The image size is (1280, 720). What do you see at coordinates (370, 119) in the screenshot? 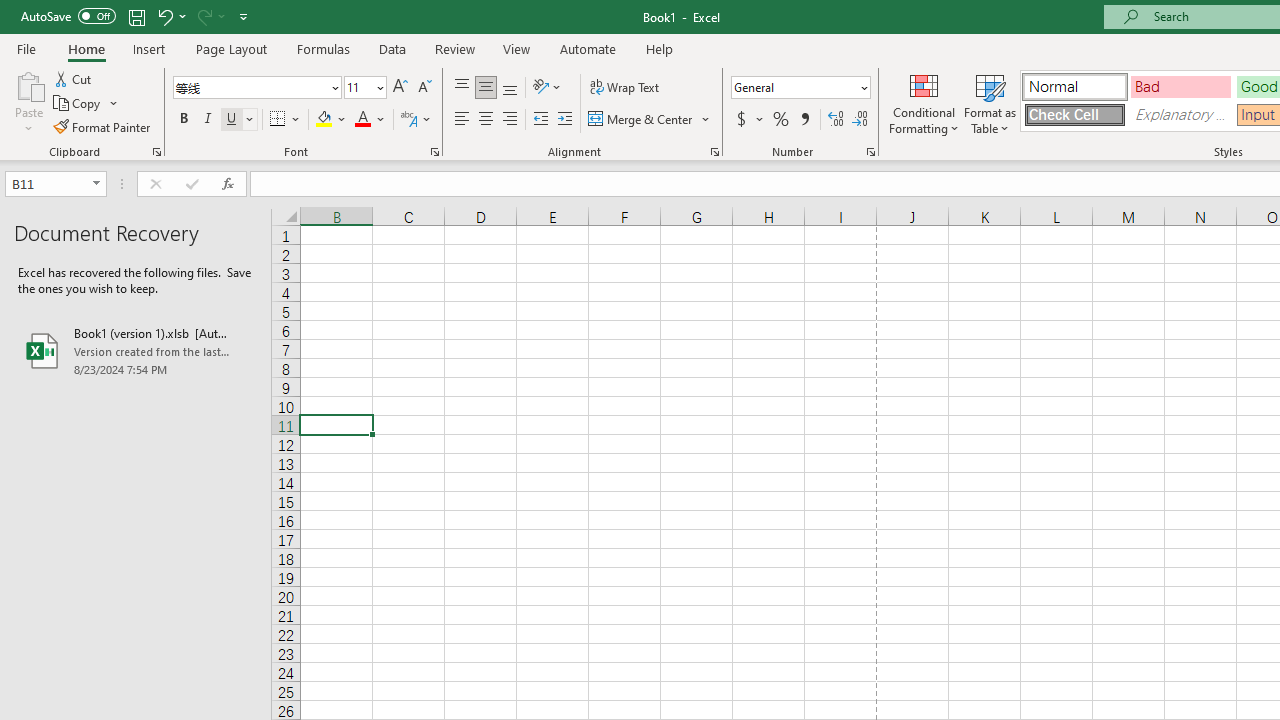
I see `'Font Color'` at bounding box center [370, 119].